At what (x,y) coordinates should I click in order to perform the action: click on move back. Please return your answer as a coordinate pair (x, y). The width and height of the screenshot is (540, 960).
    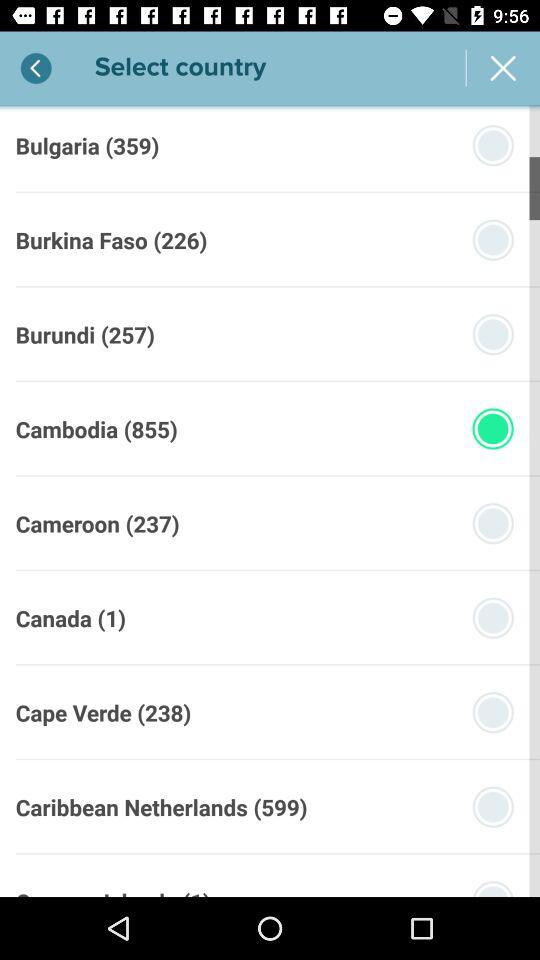
    Looking at the image, I should click on (36, 68).